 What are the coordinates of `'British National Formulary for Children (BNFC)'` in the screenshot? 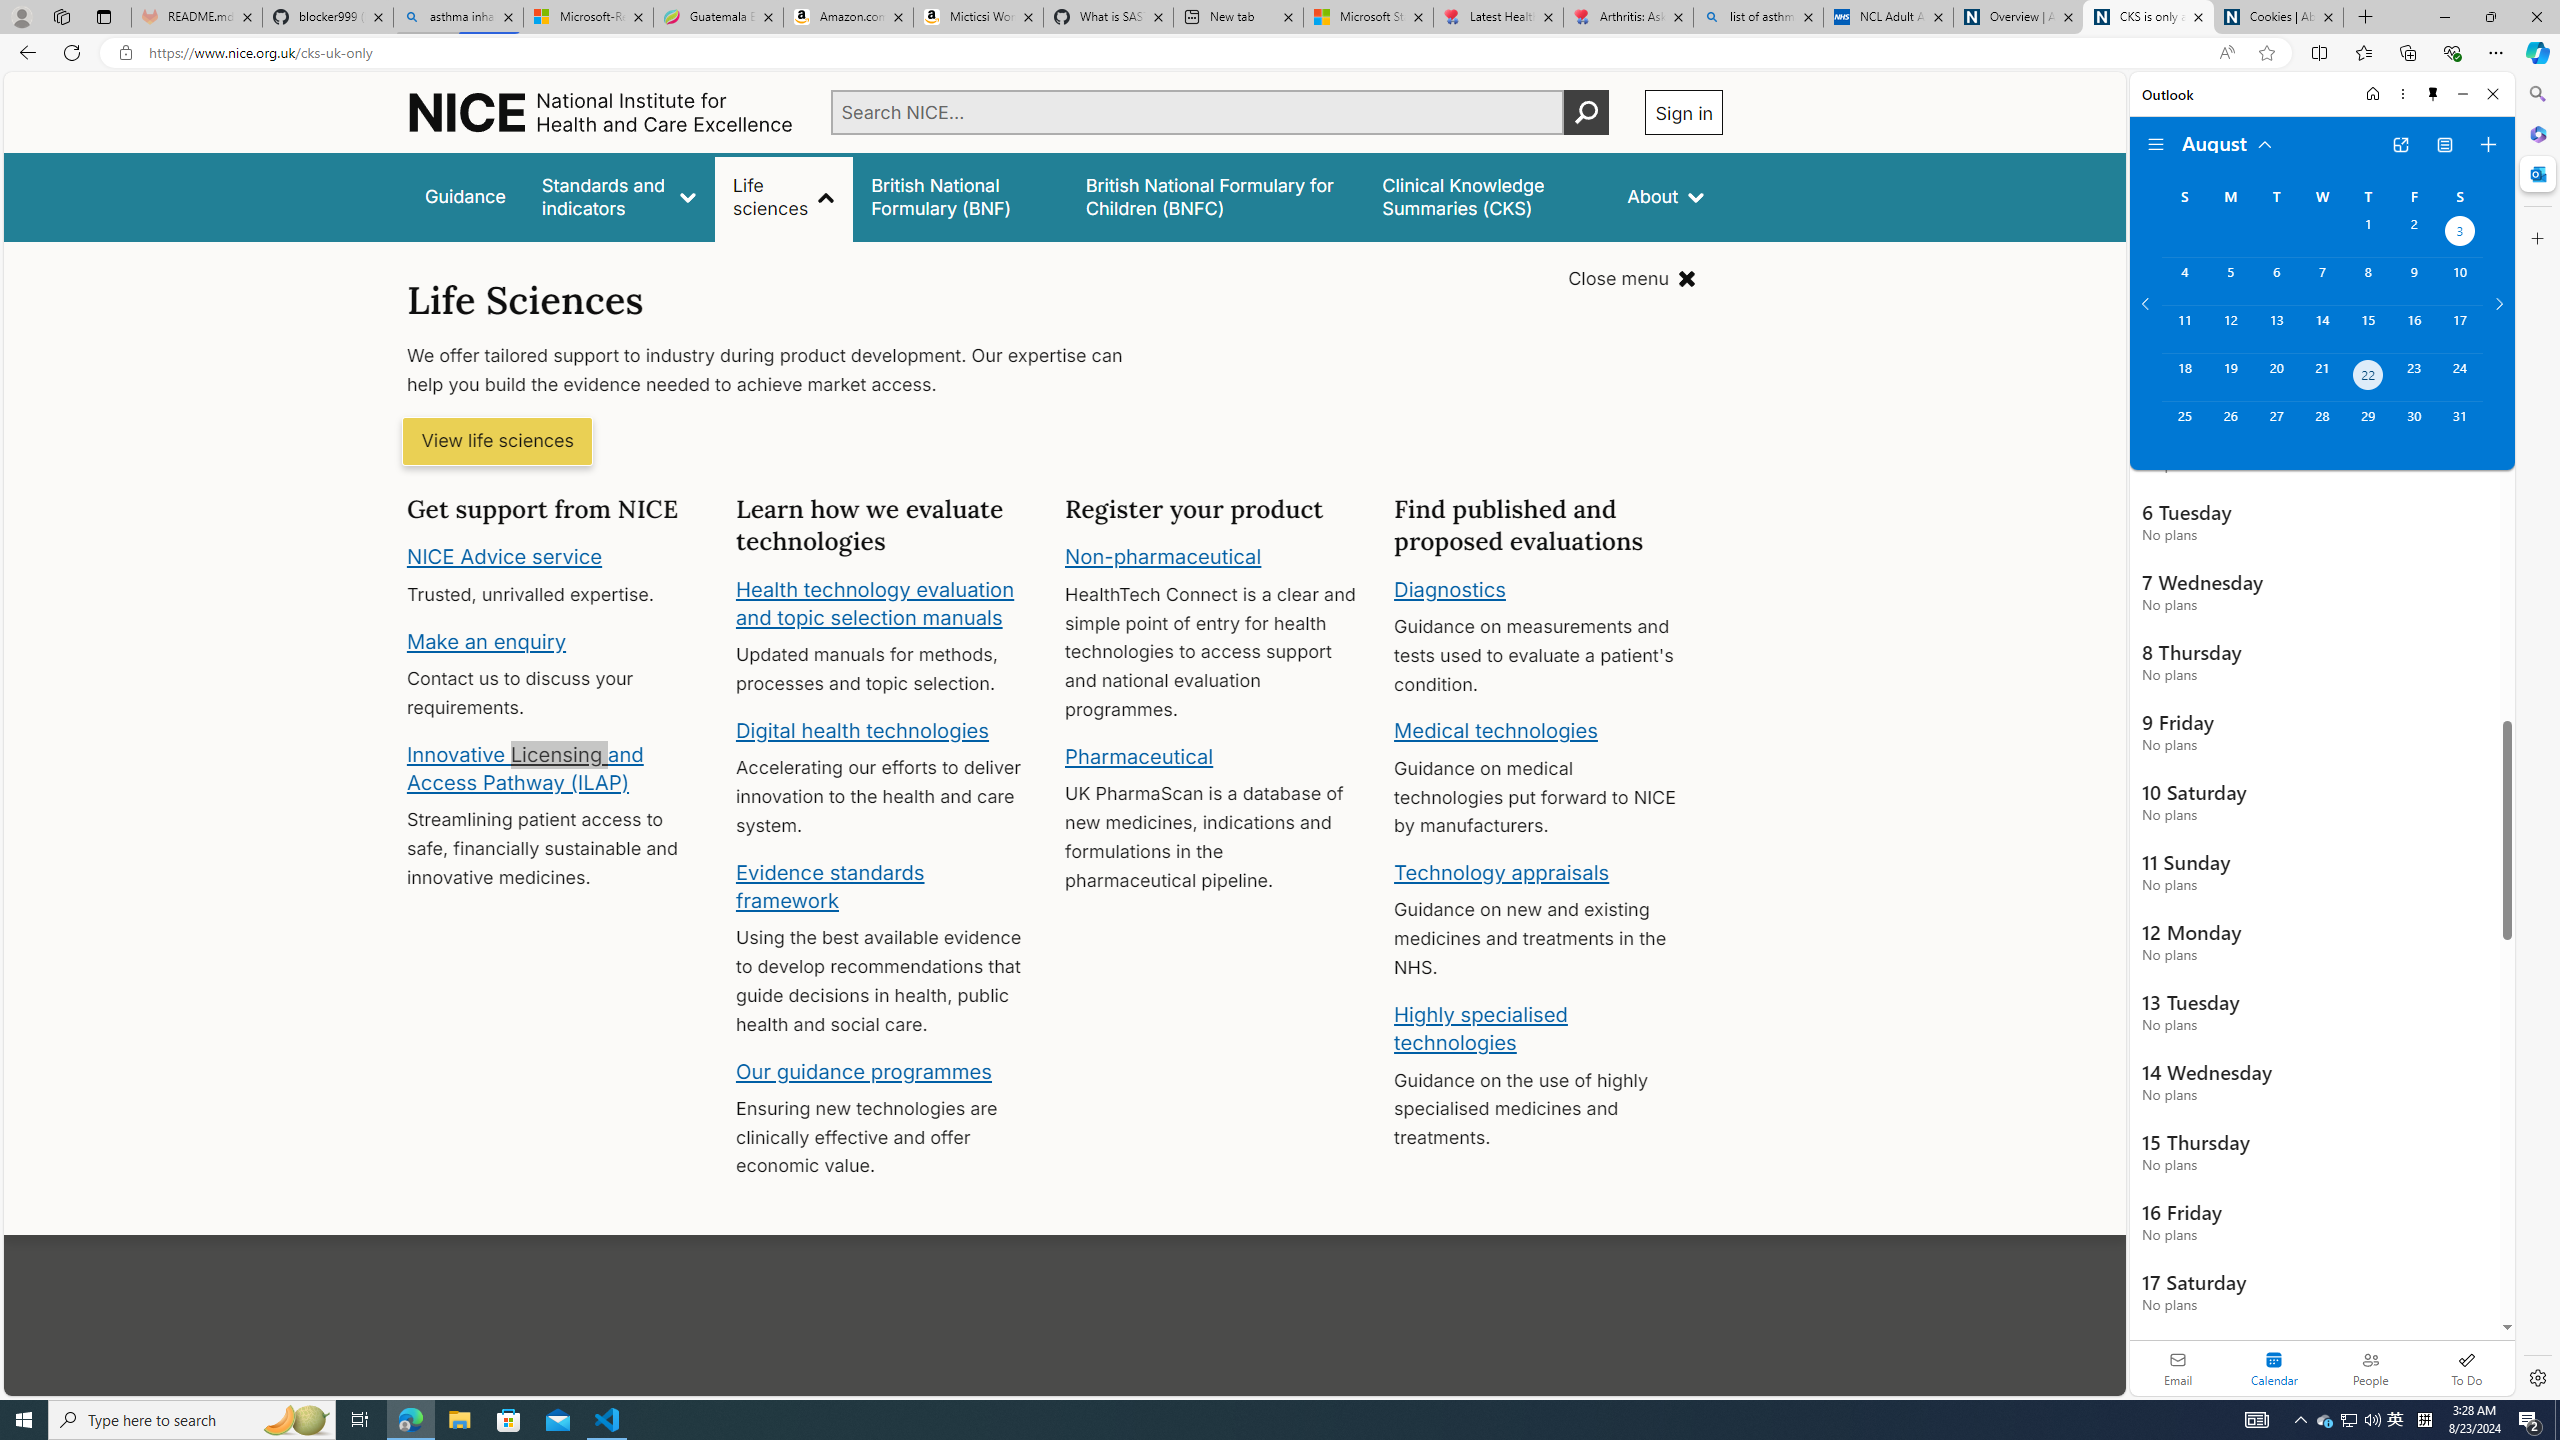 It's located at (1215, 196).